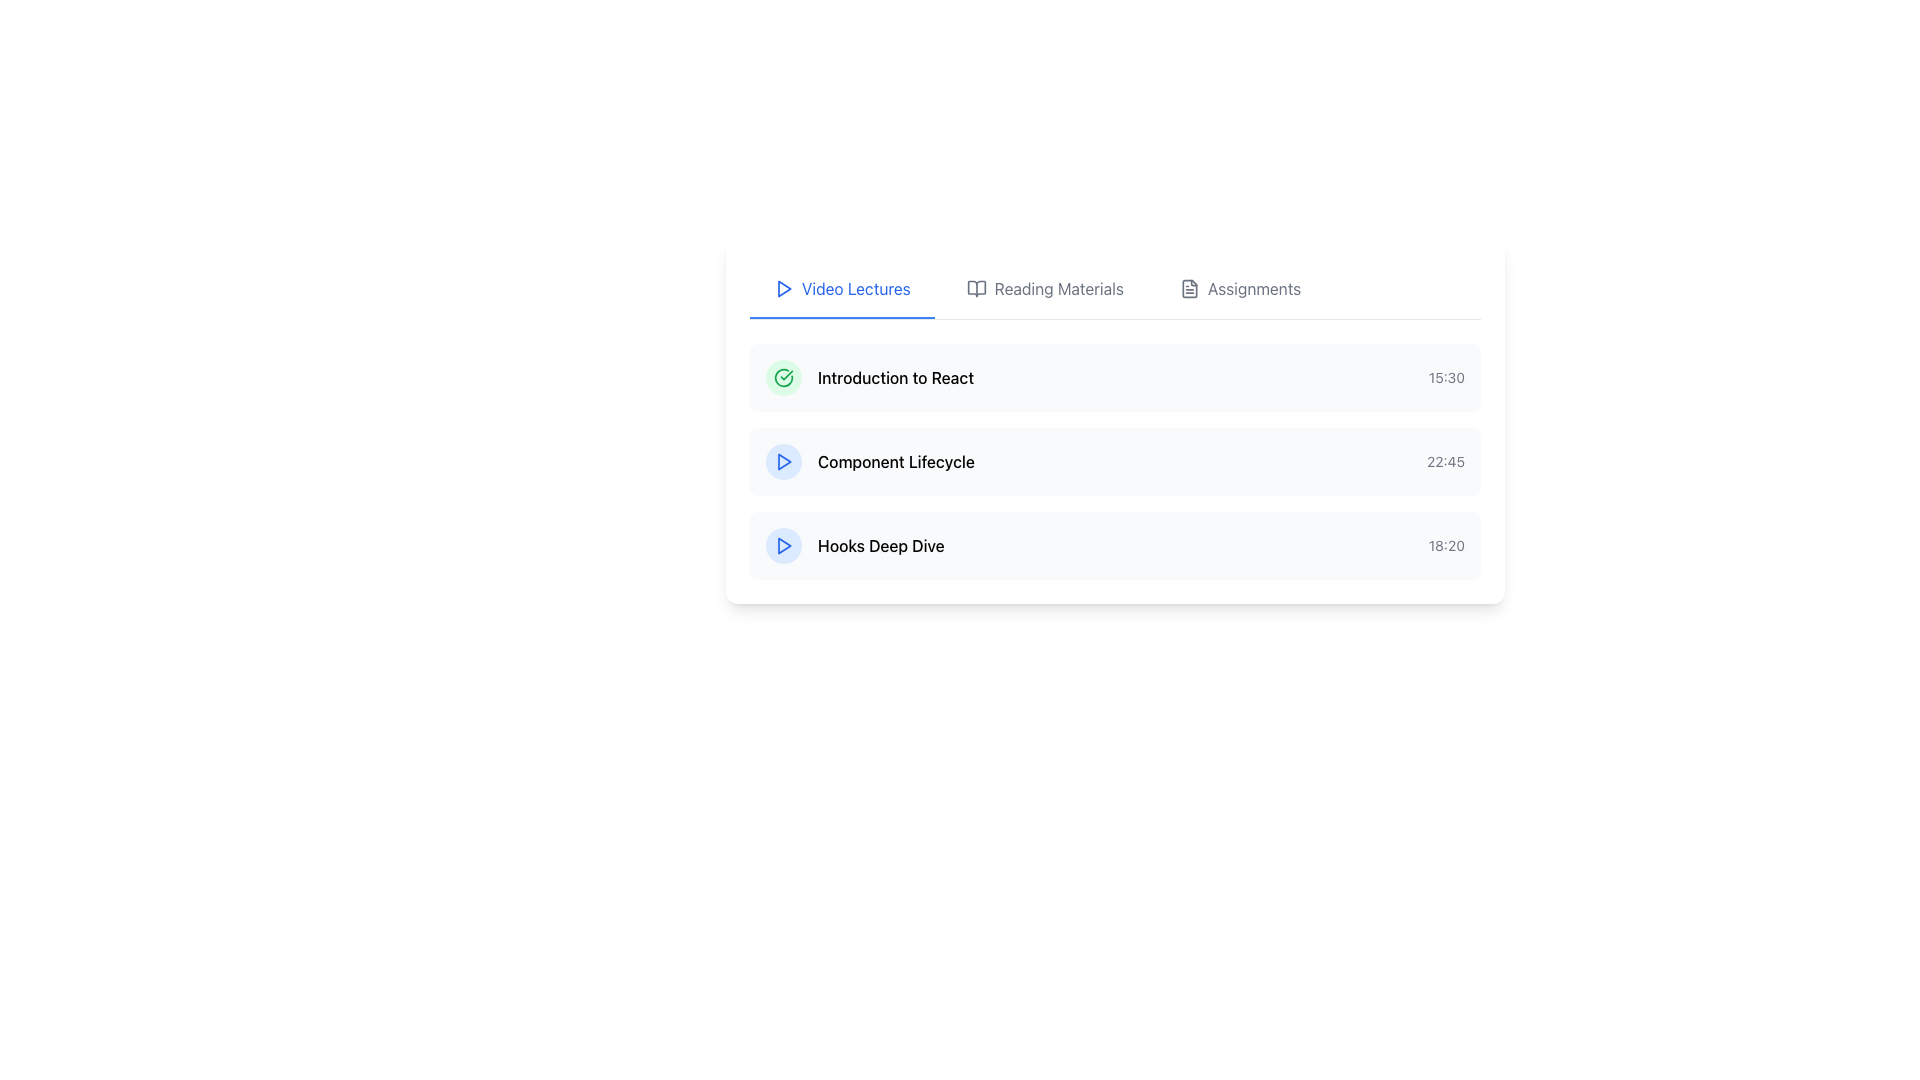  What do you see at coordinates (1190, 289) in the screenshot?
I see `icon representing file-related tasks next to the 'Assignments' label in the top-right section of the interface` at bounding box center [1190, 289].